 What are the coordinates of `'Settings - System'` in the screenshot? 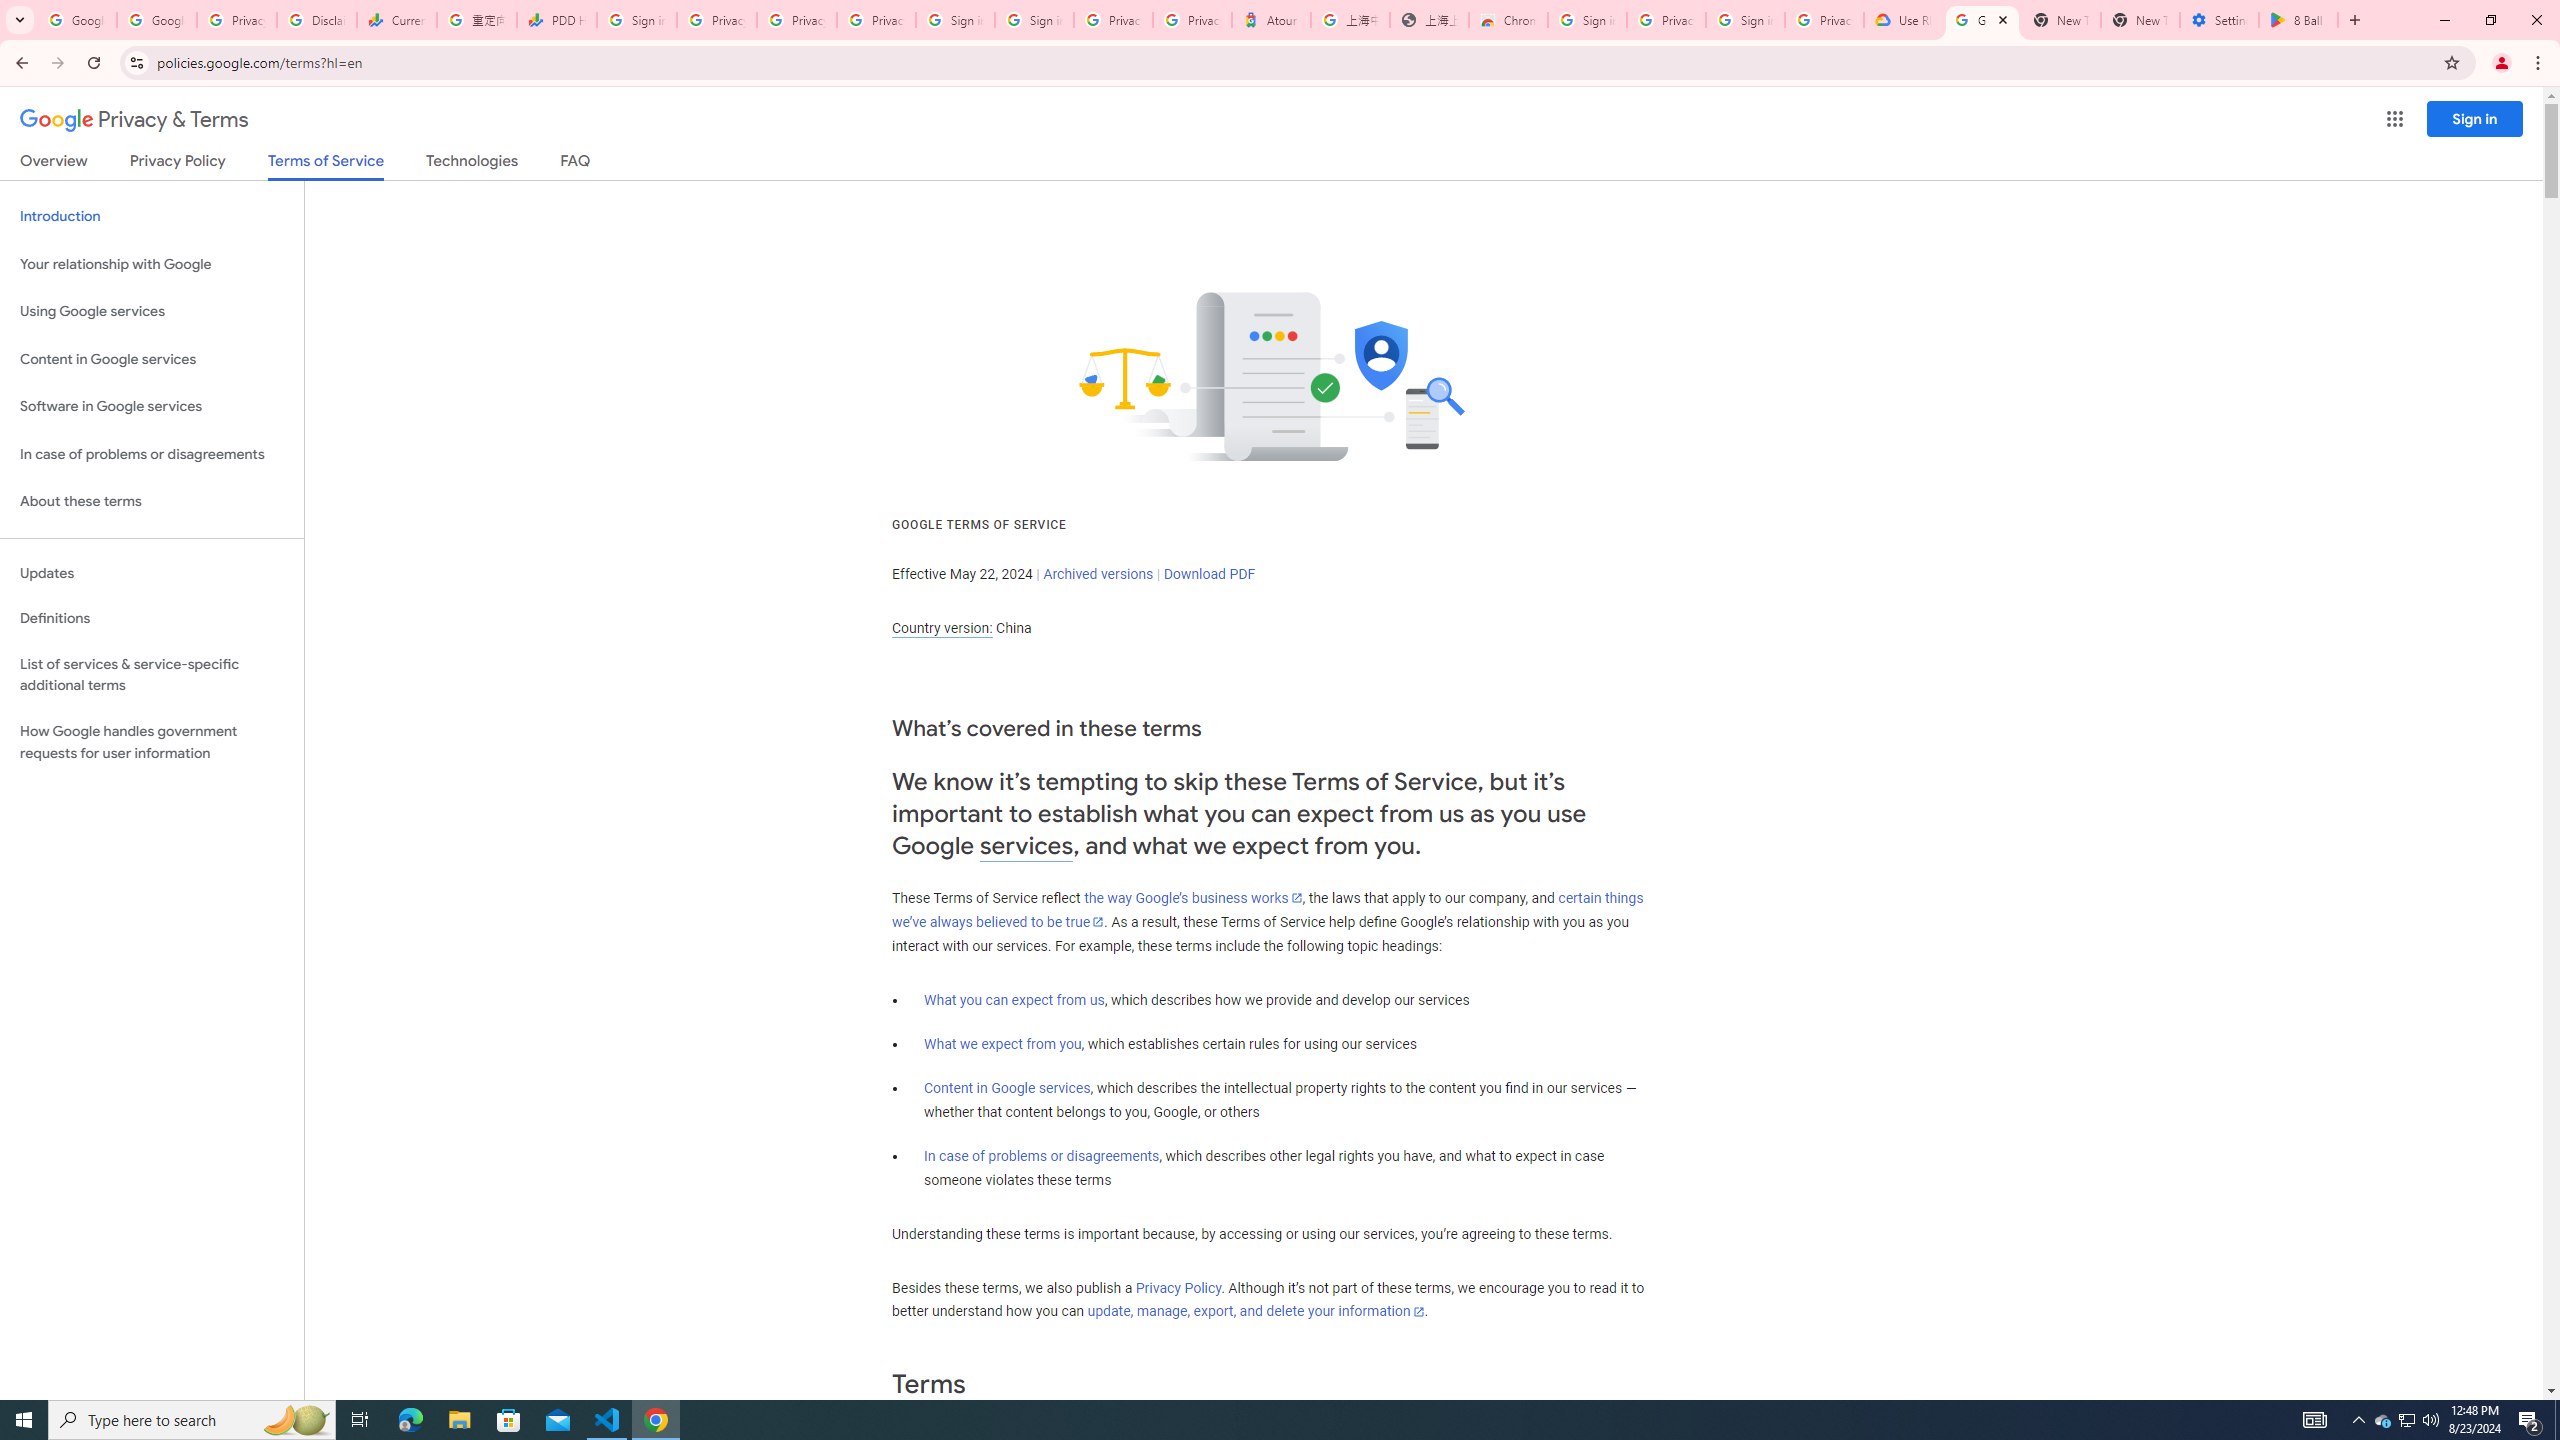 It's located at (2218, 19).